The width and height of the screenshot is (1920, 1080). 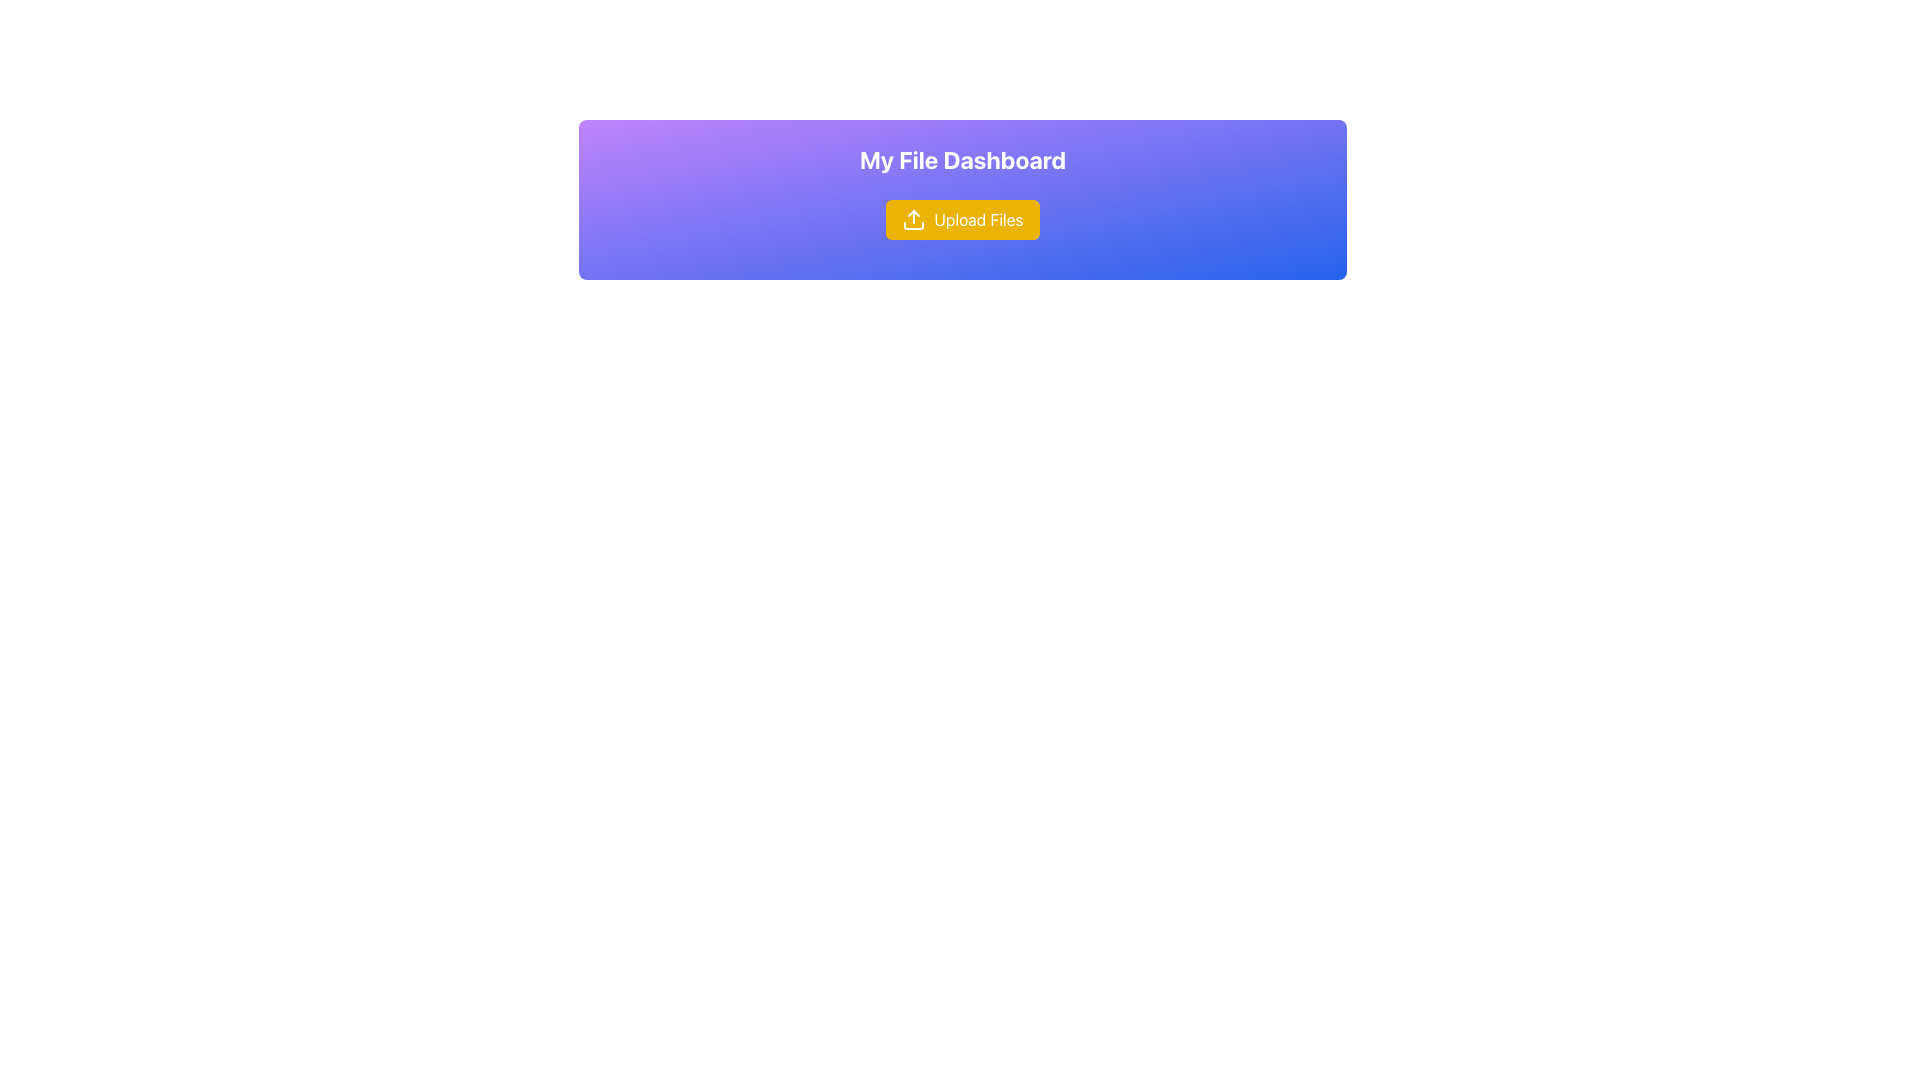 What do you see at coordinates (963, 219) in the screenshot?
I see `the 'Upload Files' button with a bright yellow background and an upward arrow icon` at bounding box center [963, 219].